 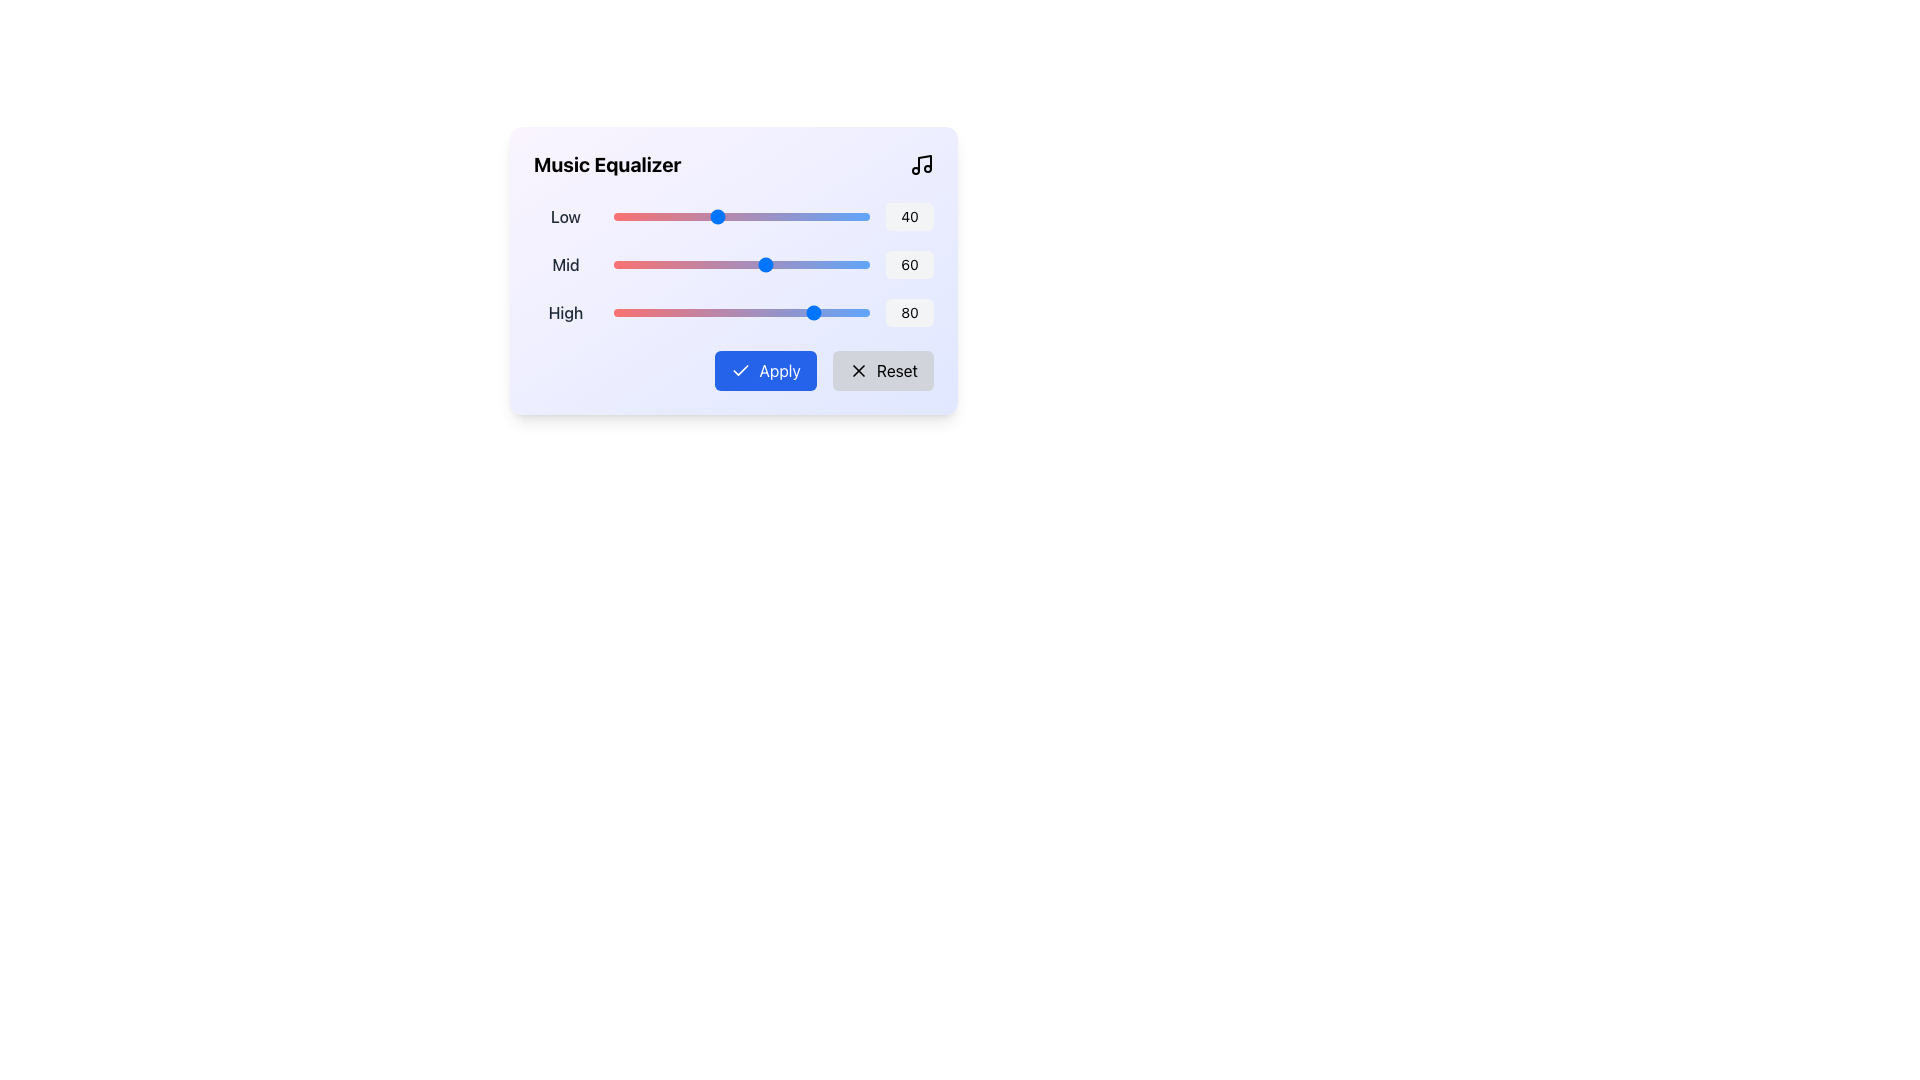 I want to click on the low equalizer slider, so click(x=618, y=216).